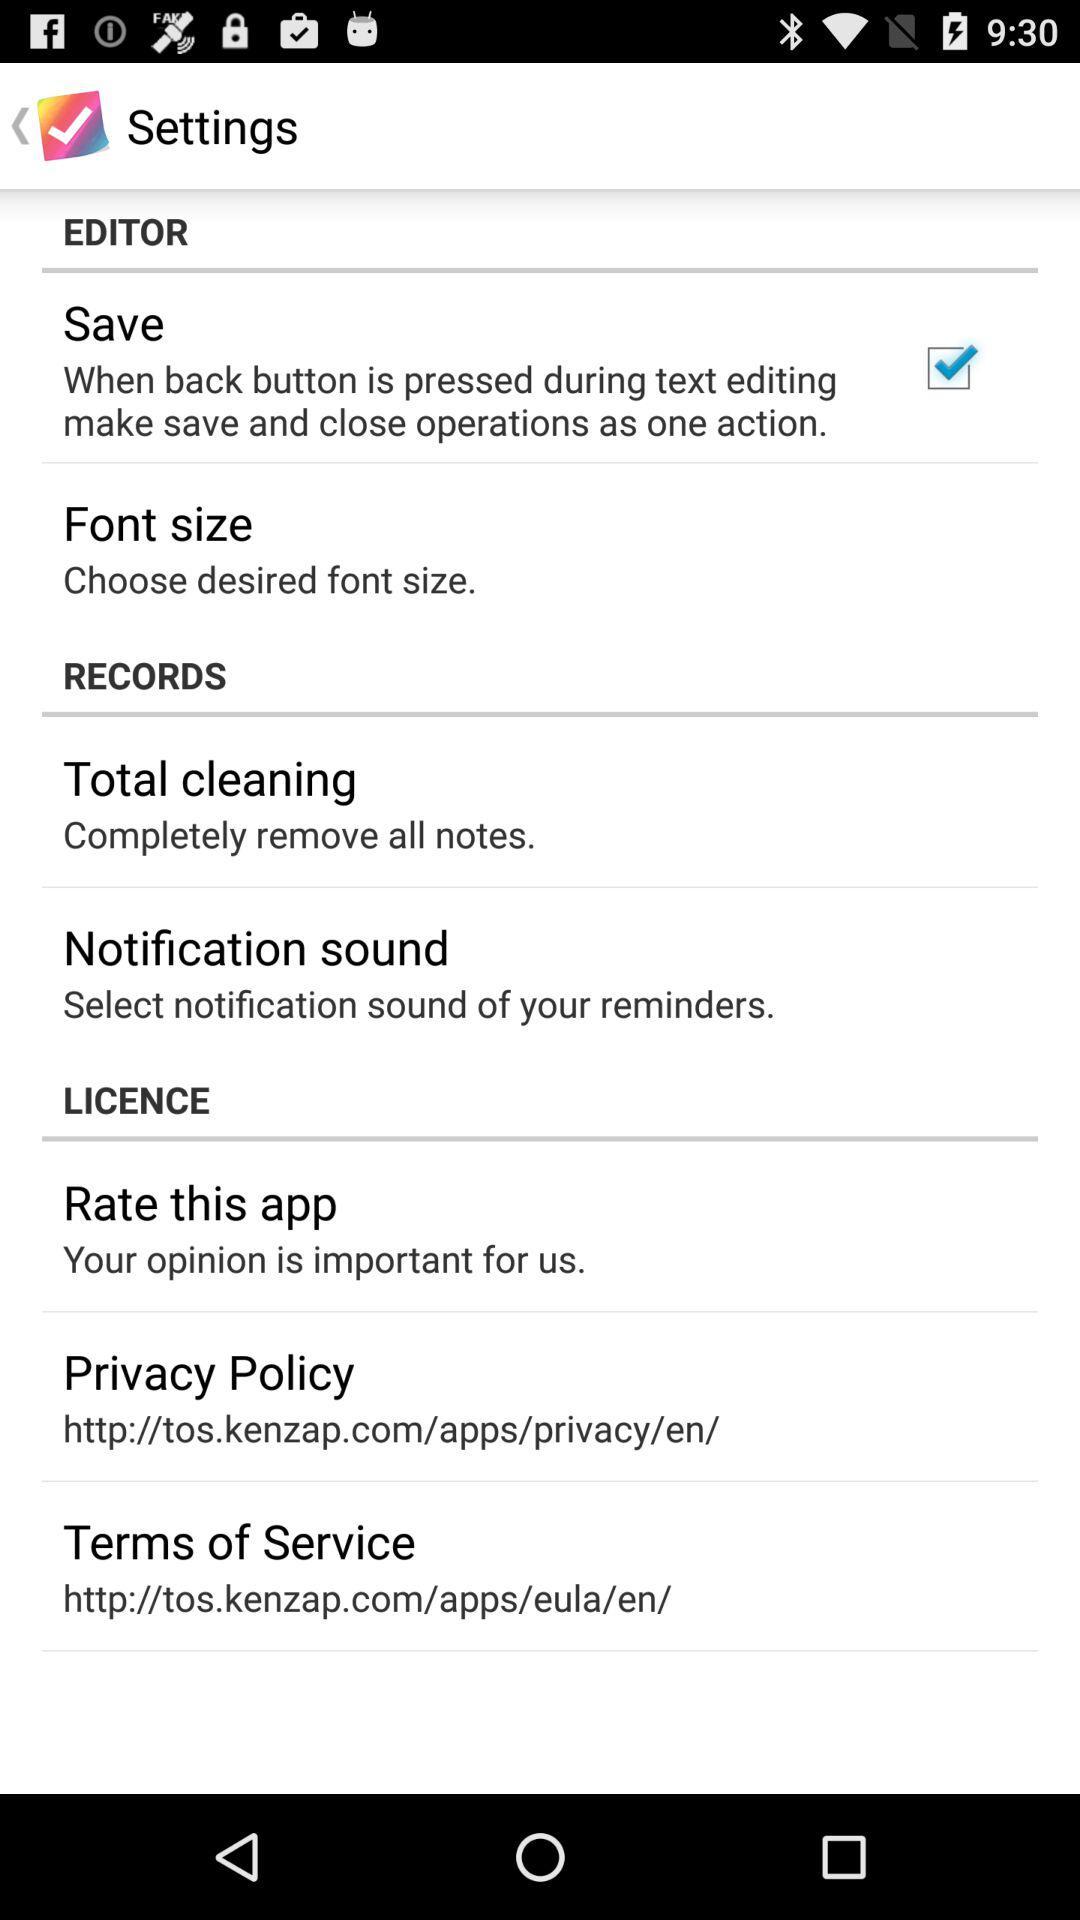 The width and height of the screenshot is (1080, 1920). Describe the element at coordinates (947, 368) in the screenshot. I see `the app below the editor app` at that location.